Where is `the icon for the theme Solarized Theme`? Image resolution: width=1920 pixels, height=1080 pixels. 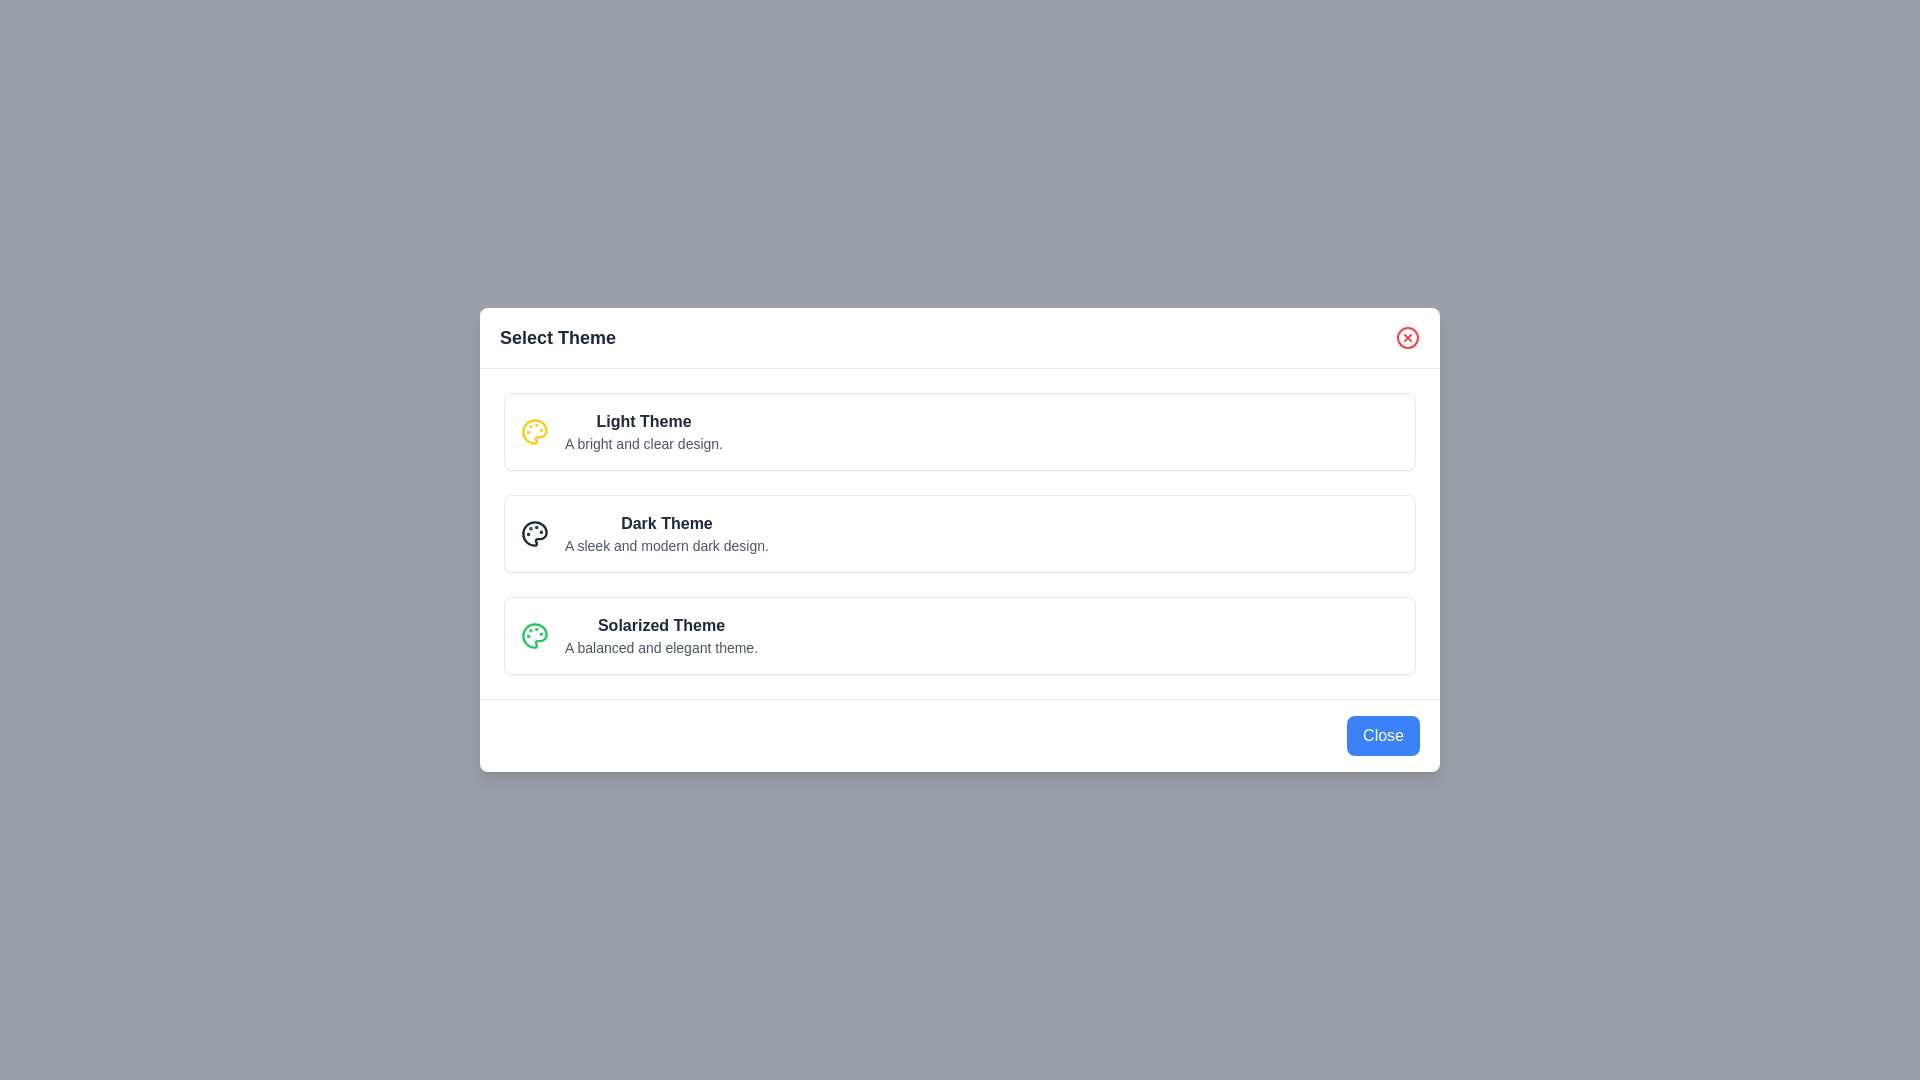 the icon for the theme Solarized Theme is located at coordinates (534, 636).